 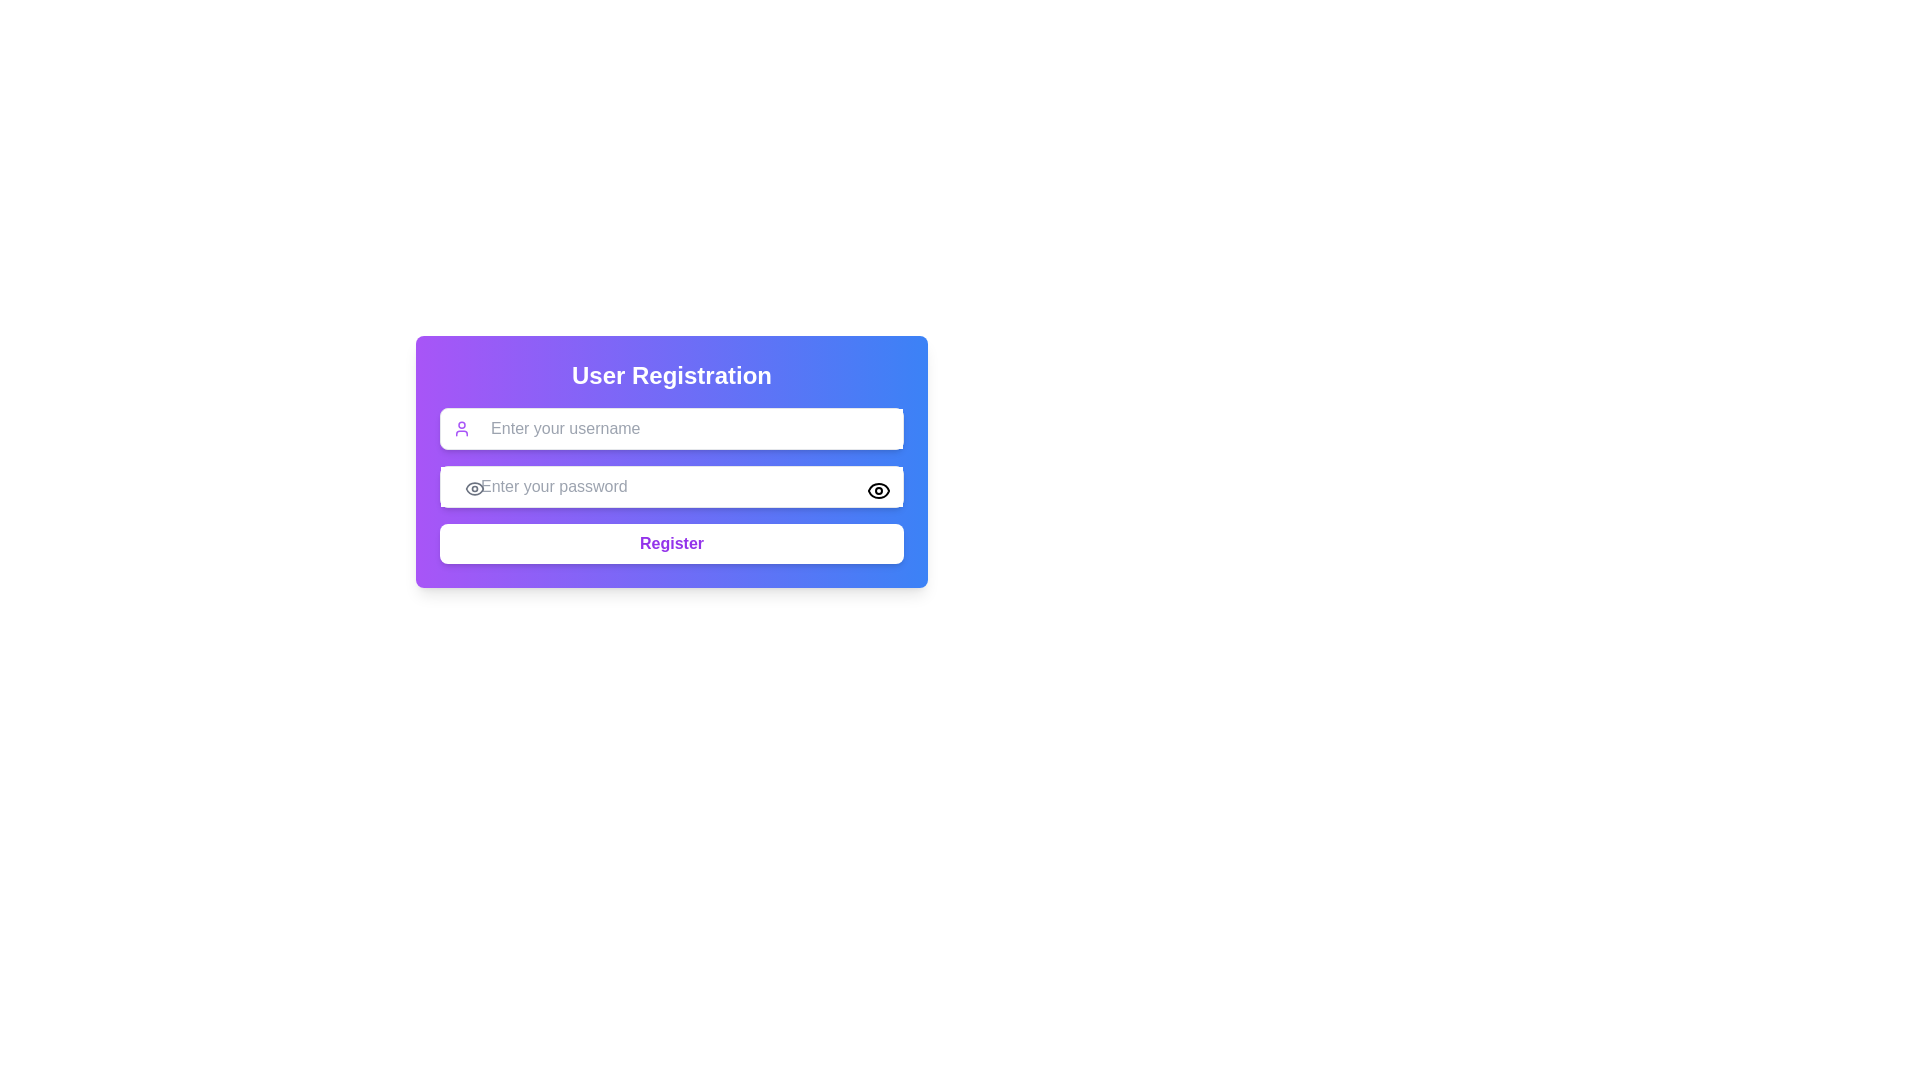 I want to click on the 'Register' button, which is a rectangular button with rounded edges, white background, and purple text located at the bottom of the 'User Registration' form card, so click(x=672, y=543).